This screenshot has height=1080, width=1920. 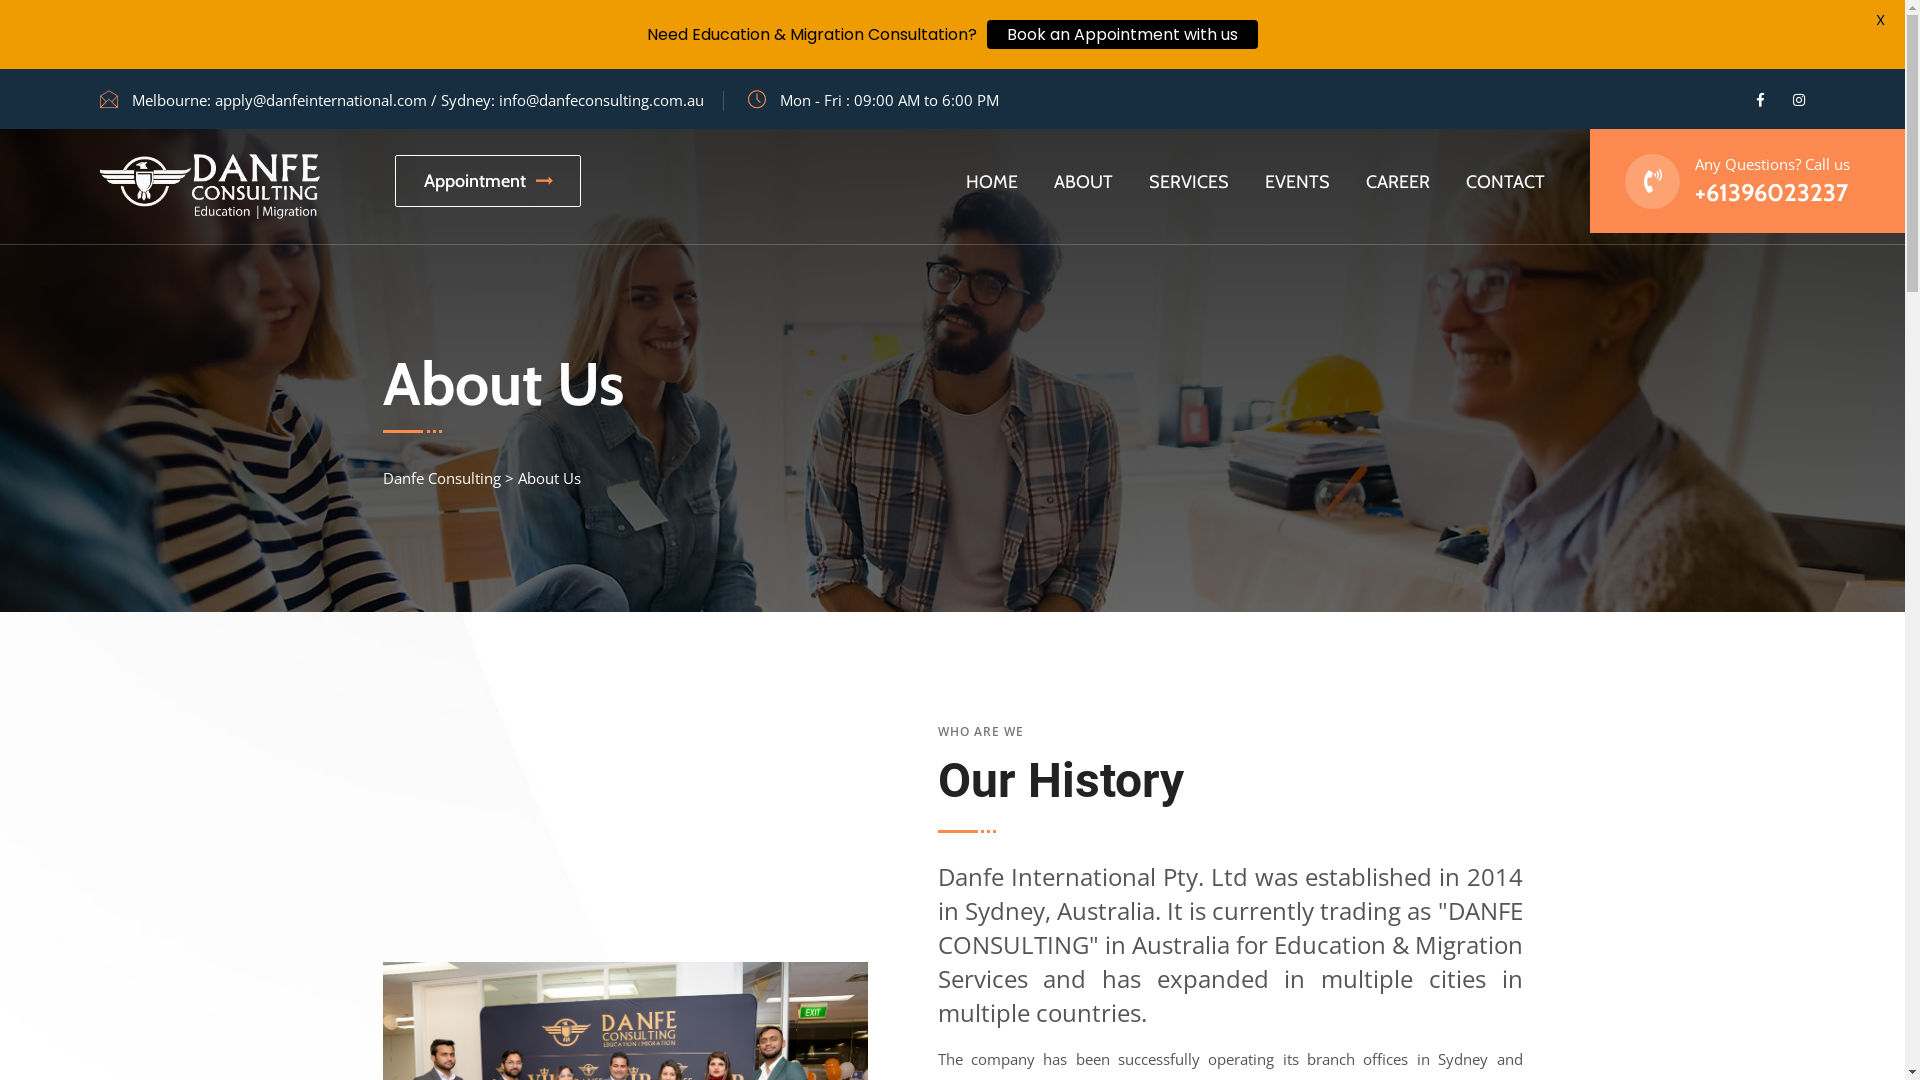 I want to click on 'CONTACT', so click(x=1505, y=181).